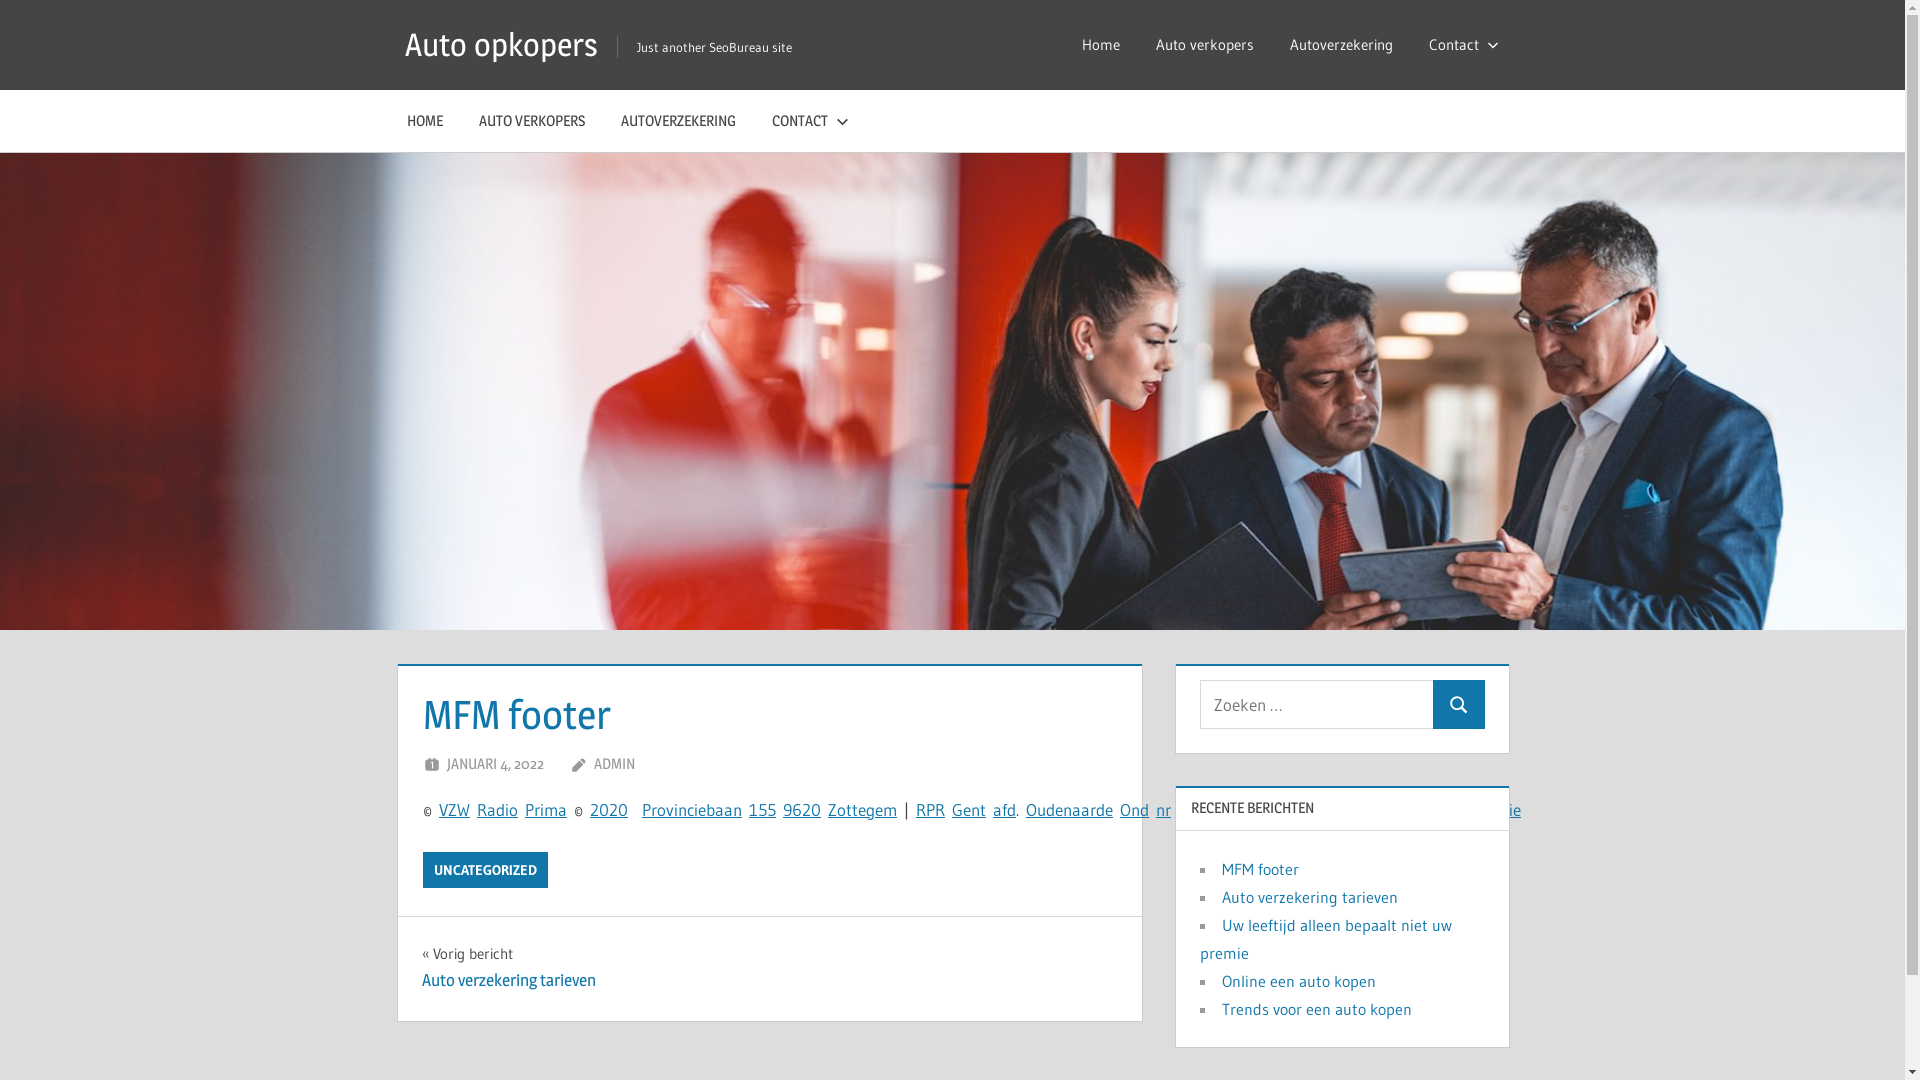 This screenshot has width=1920, height=1080. Describe the element at coordinates (1498, 808) in the screenshot. I see `'a'` at that location.